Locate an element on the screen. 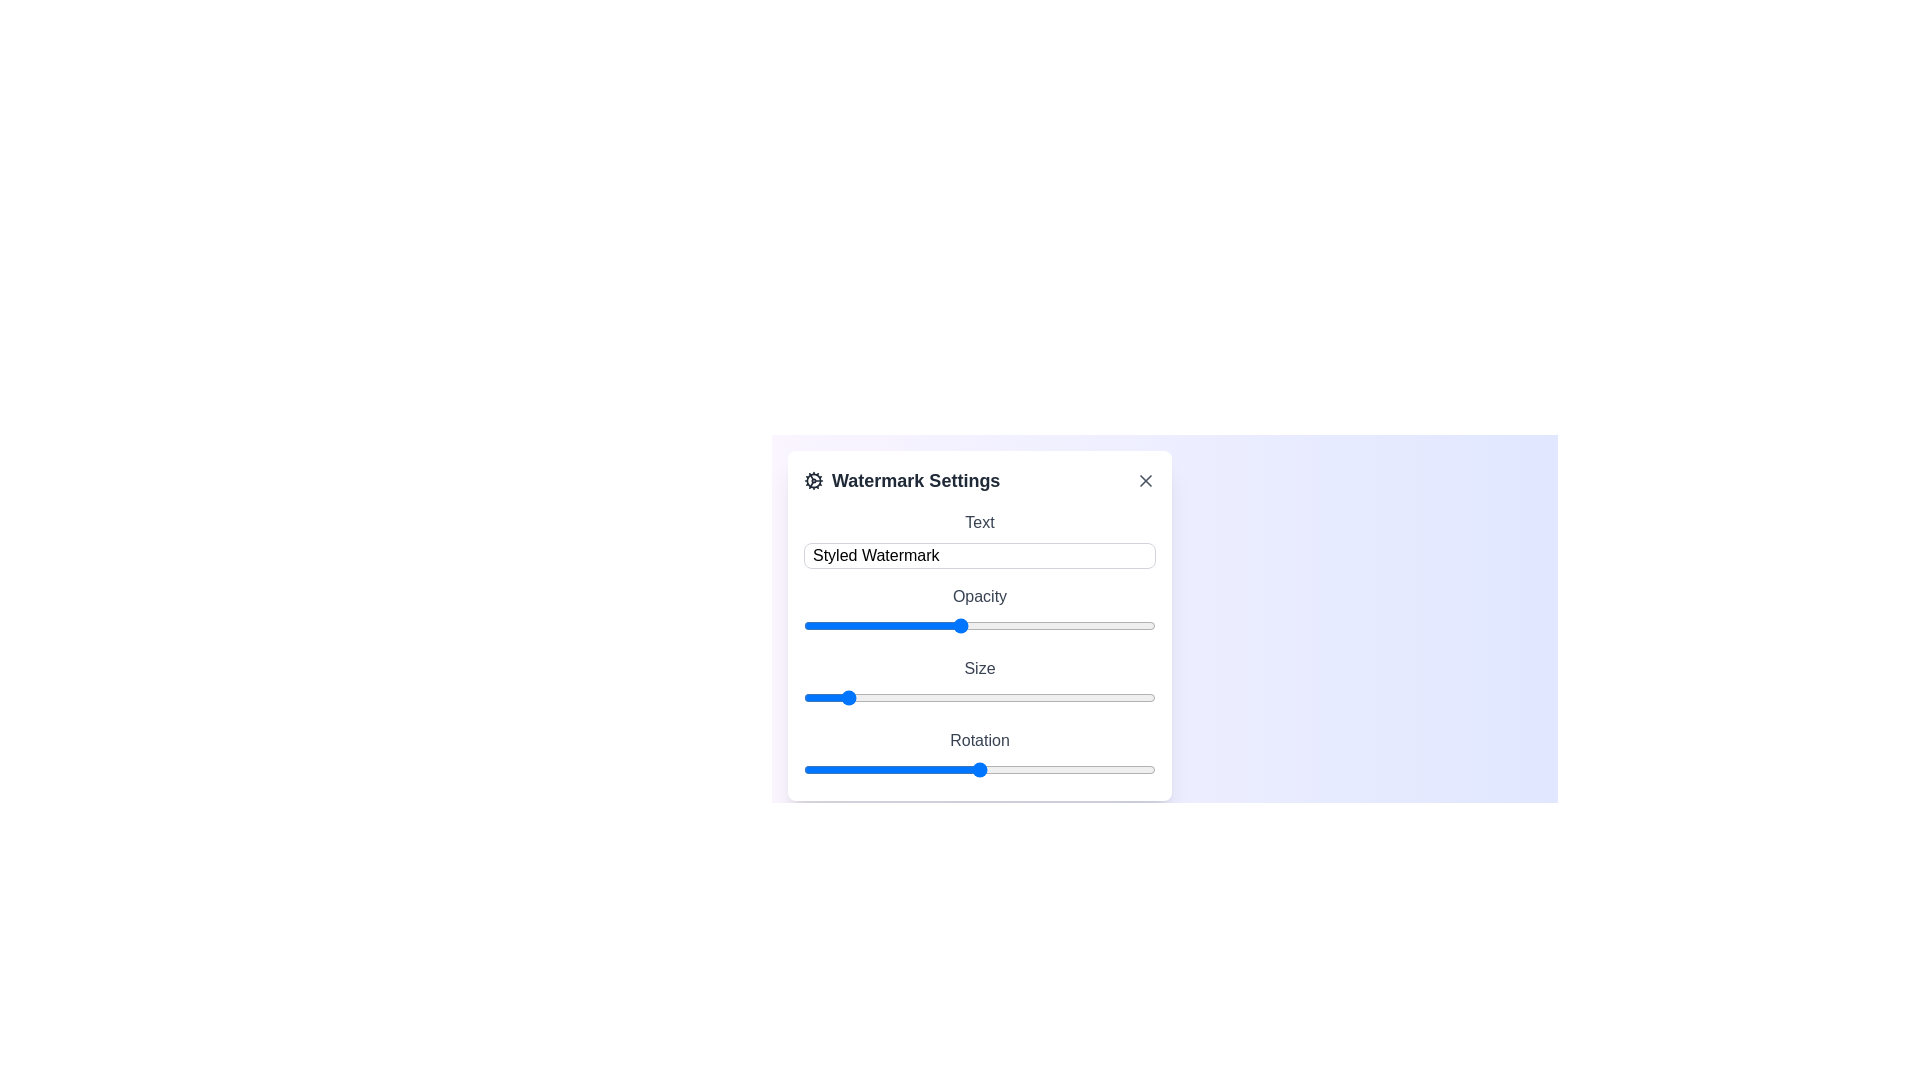 Image resolution: width=1920 pixels, height=1080 pixels. rotation is located at coordinates (827, 769).